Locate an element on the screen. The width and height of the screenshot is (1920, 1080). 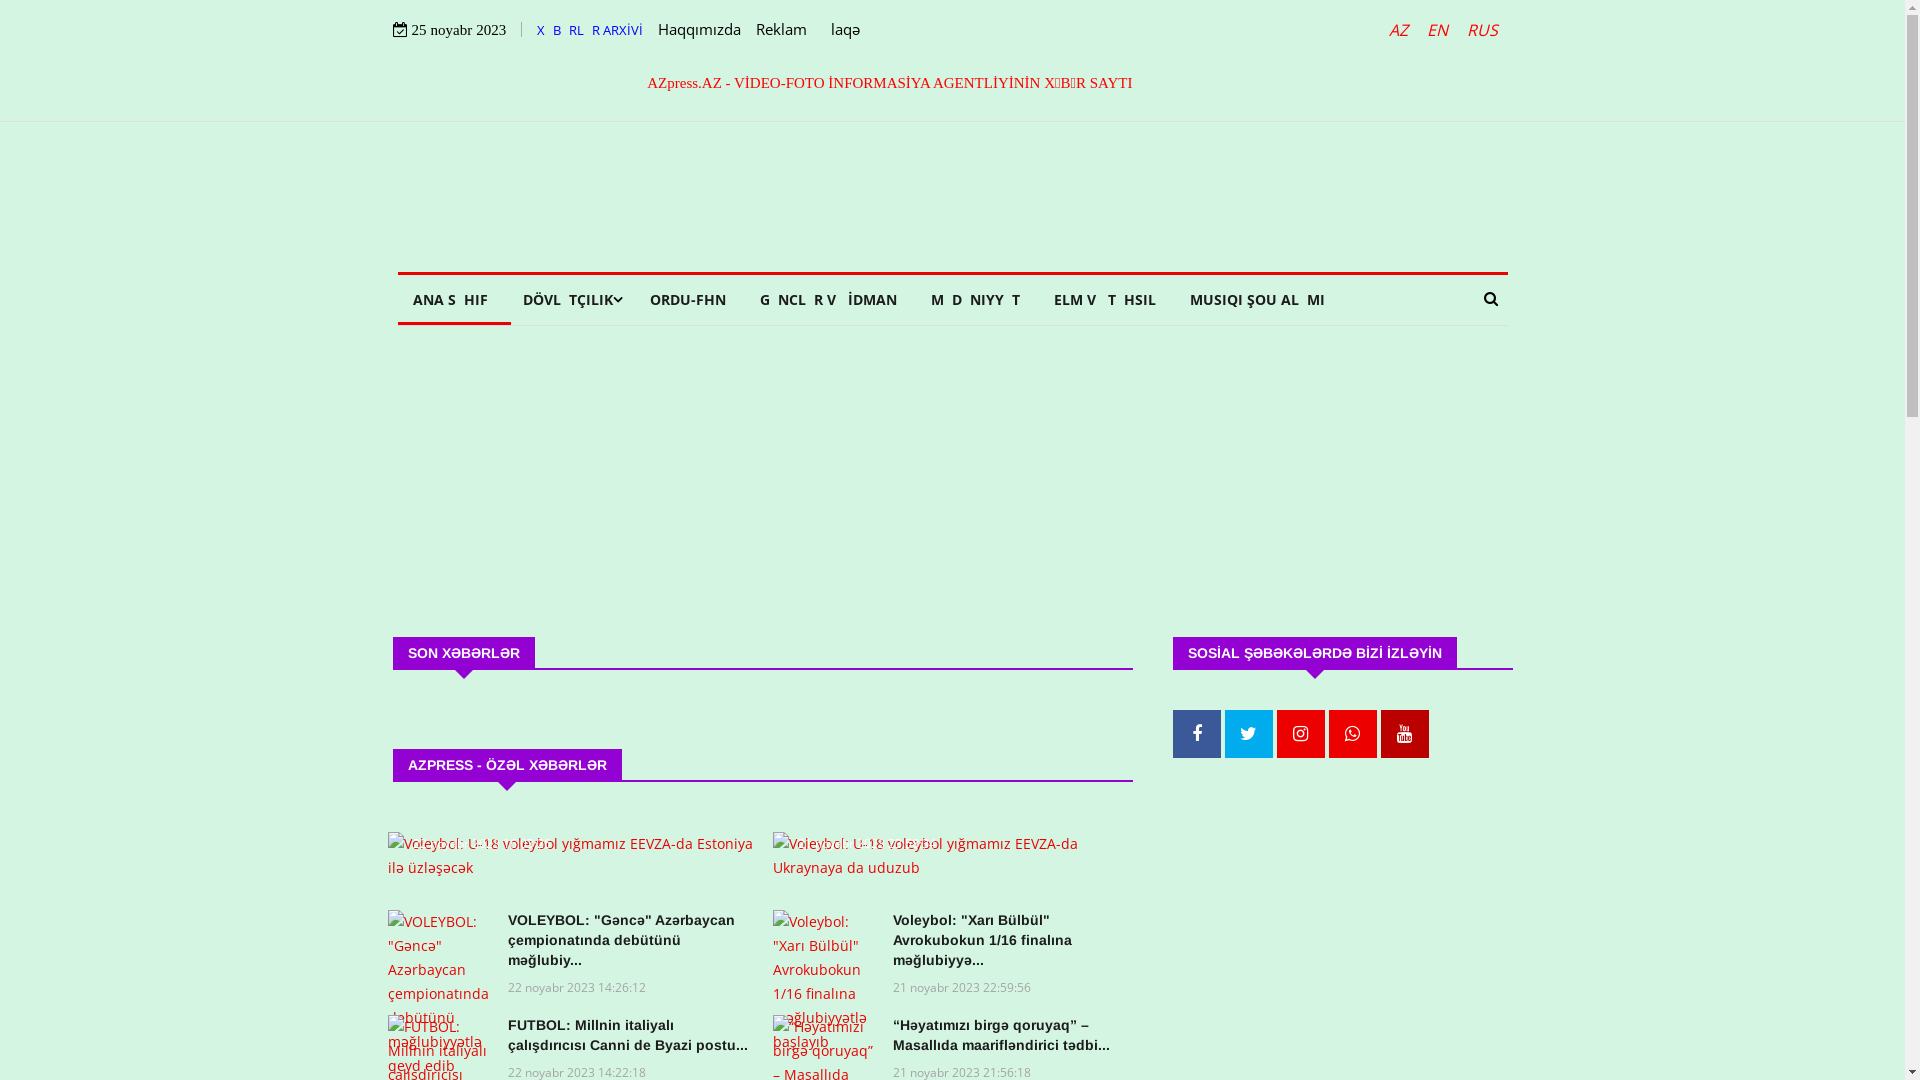
'RUS' is located at coordinates (1481, 30).